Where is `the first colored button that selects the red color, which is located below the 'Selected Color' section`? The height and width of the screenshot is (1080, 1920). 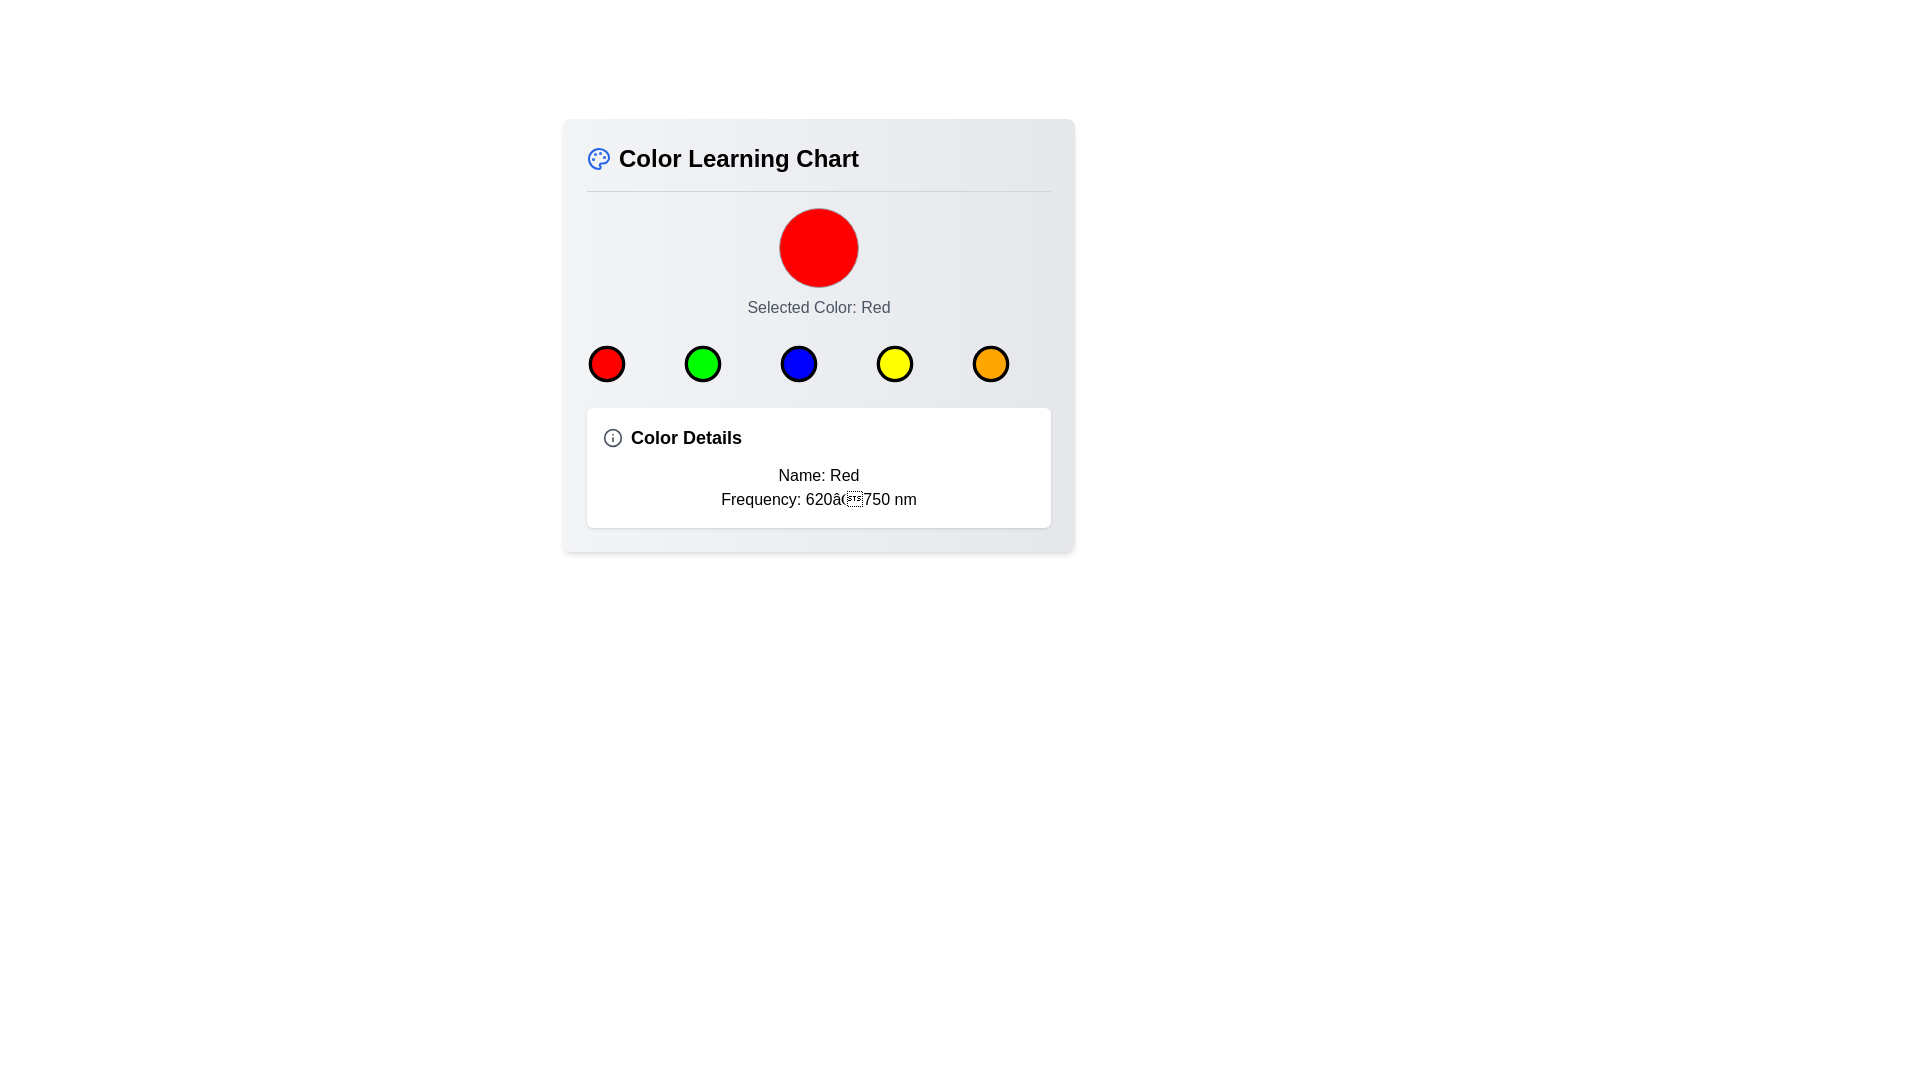 the first colored button that selects the red color, which is located below the 'Selected Color' section is located at coordinates (605, 363).